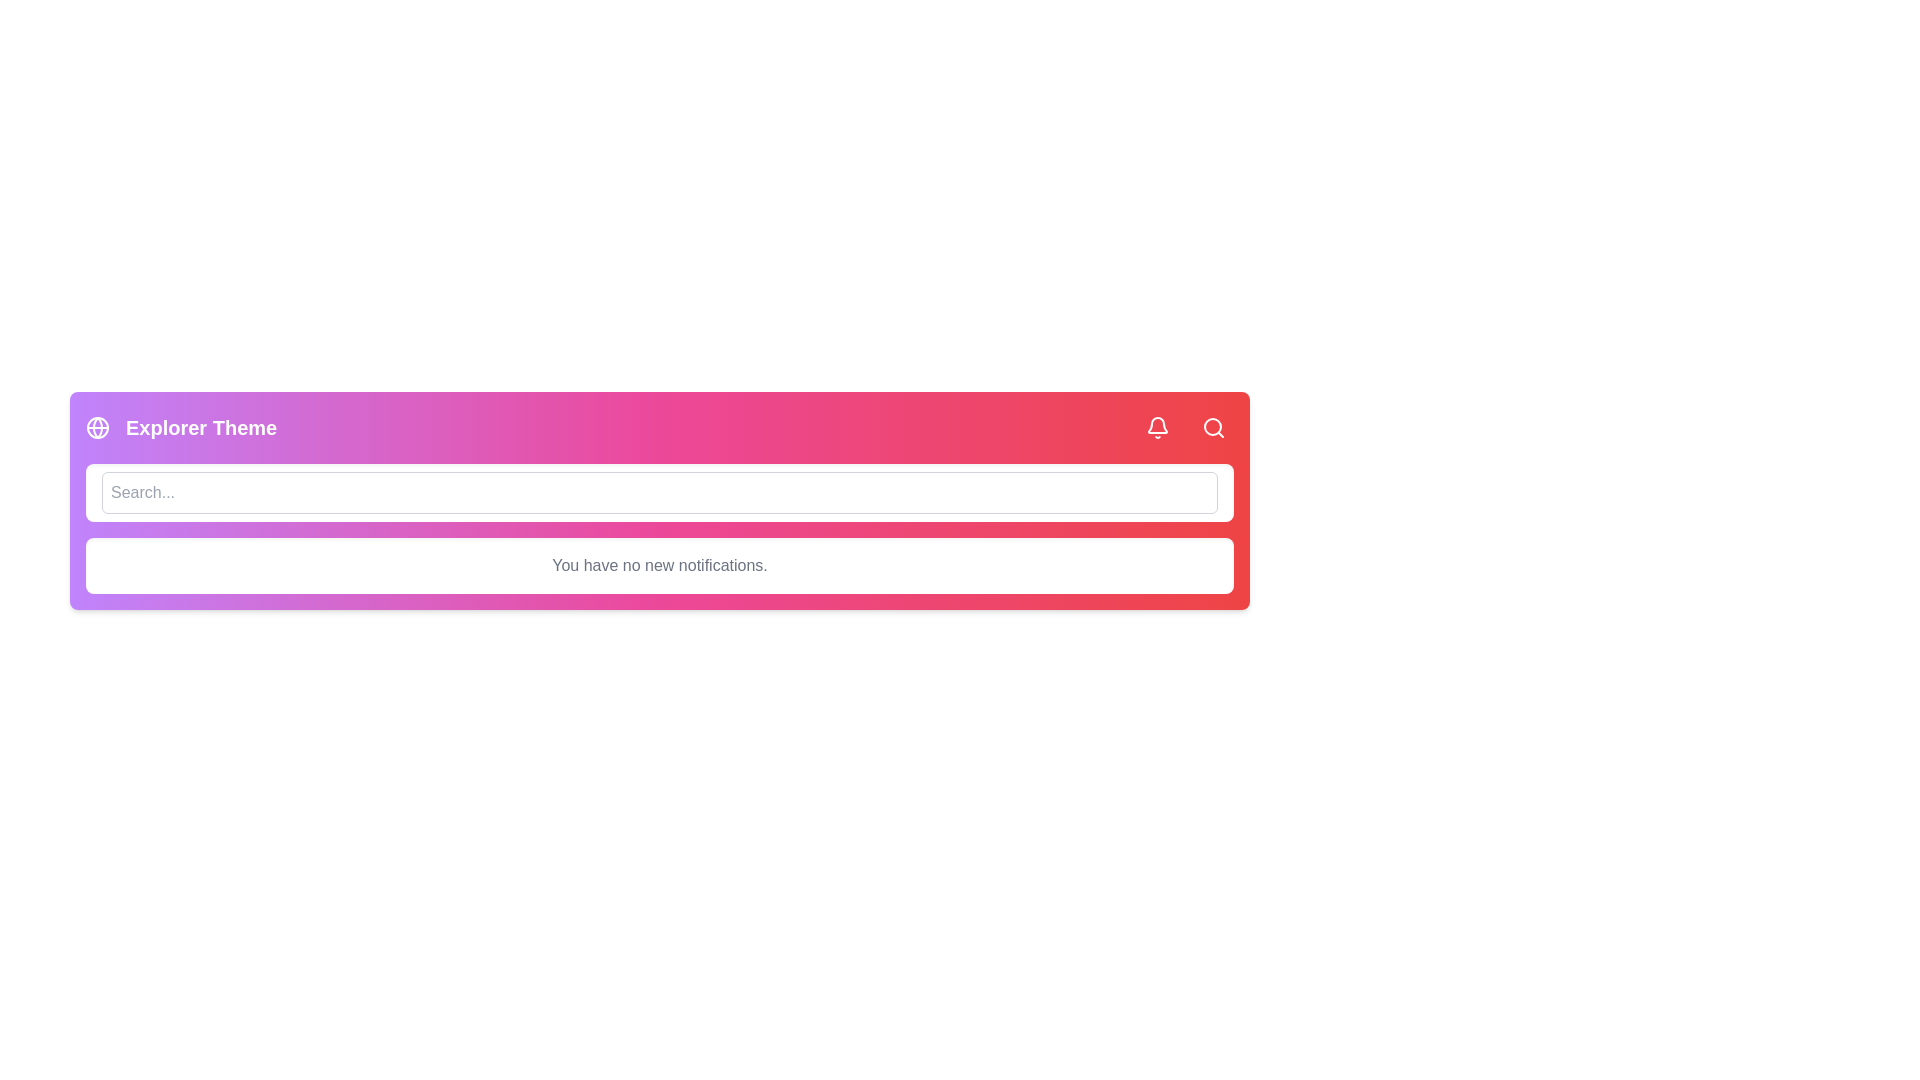  What do you see at coordinates (96, 427) in the screenshot?
I see `the circular component that forms part of the globe icon located in the top-left corner of the header bar` at bounding box center [96, 427].